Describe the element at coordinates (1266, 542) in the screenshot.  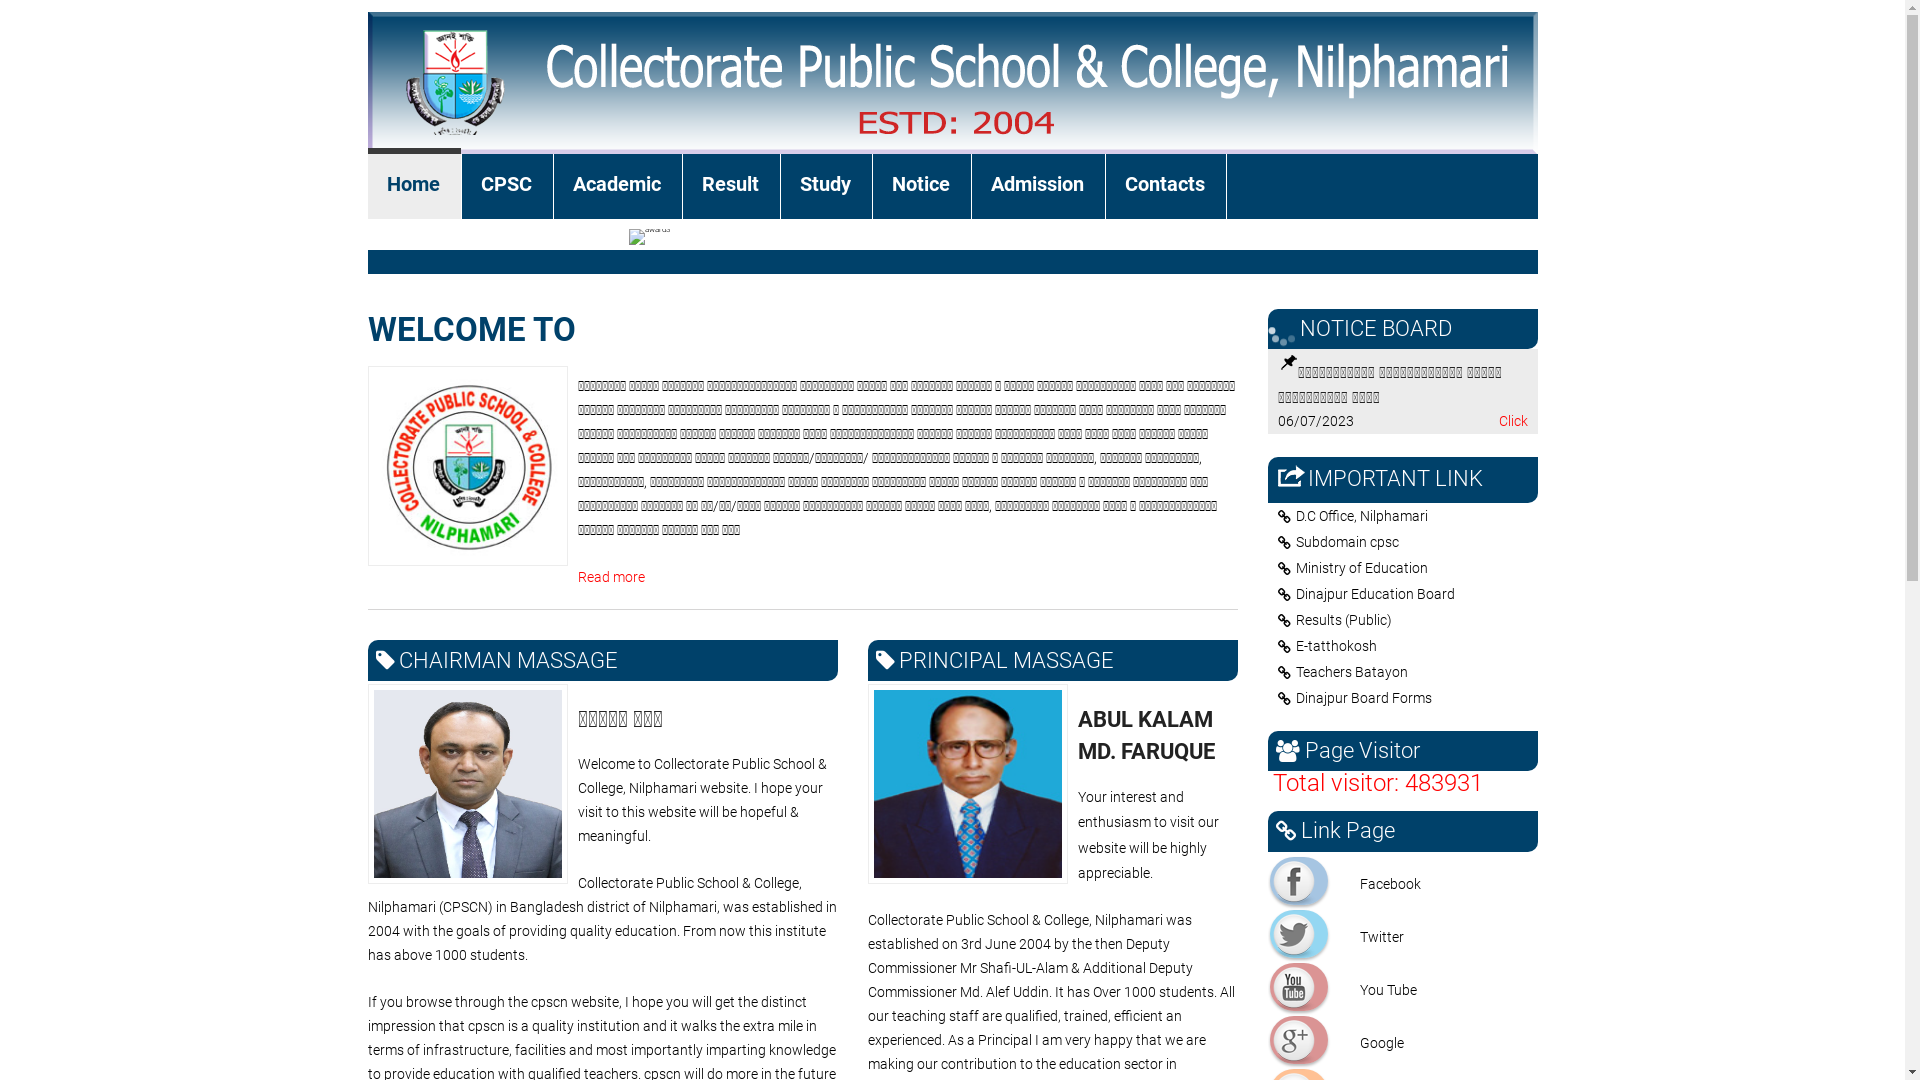
I see `'Subdomain cpsc'` at that location.